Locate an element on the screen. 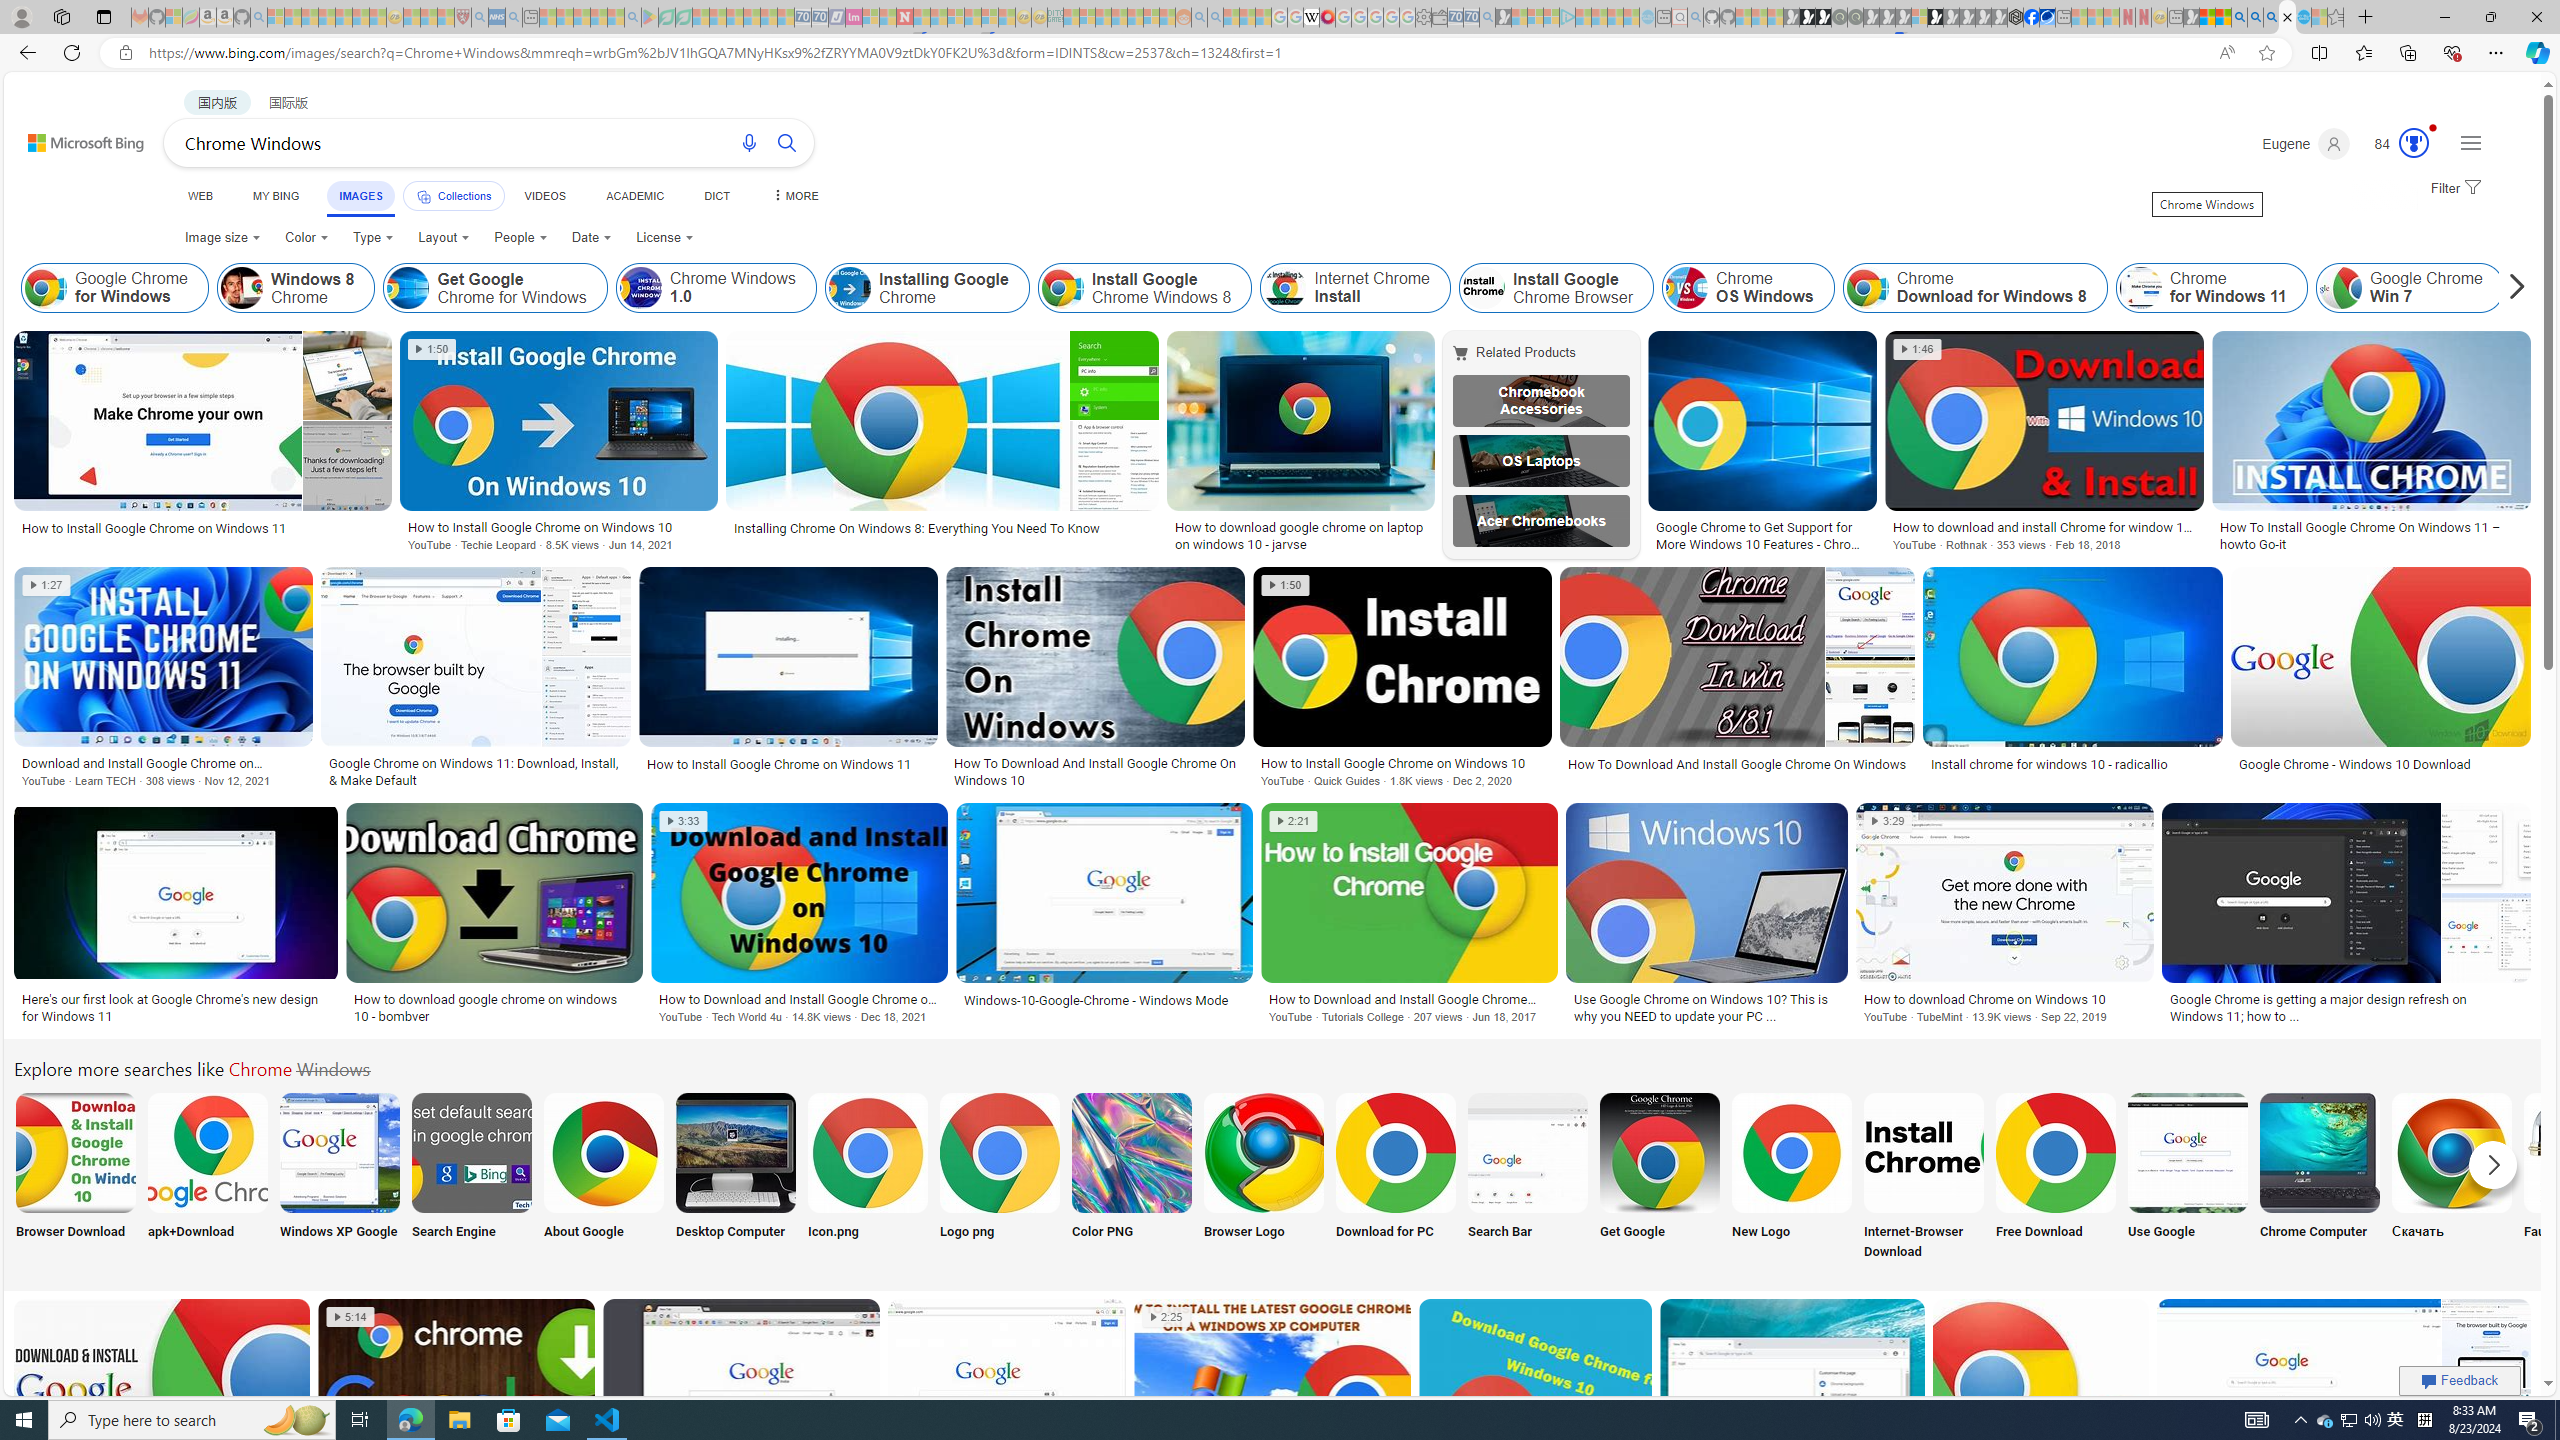 This screenshot has width=2560, height=1440. 'Desktop Computer' is located at coordinates (735, 1176).